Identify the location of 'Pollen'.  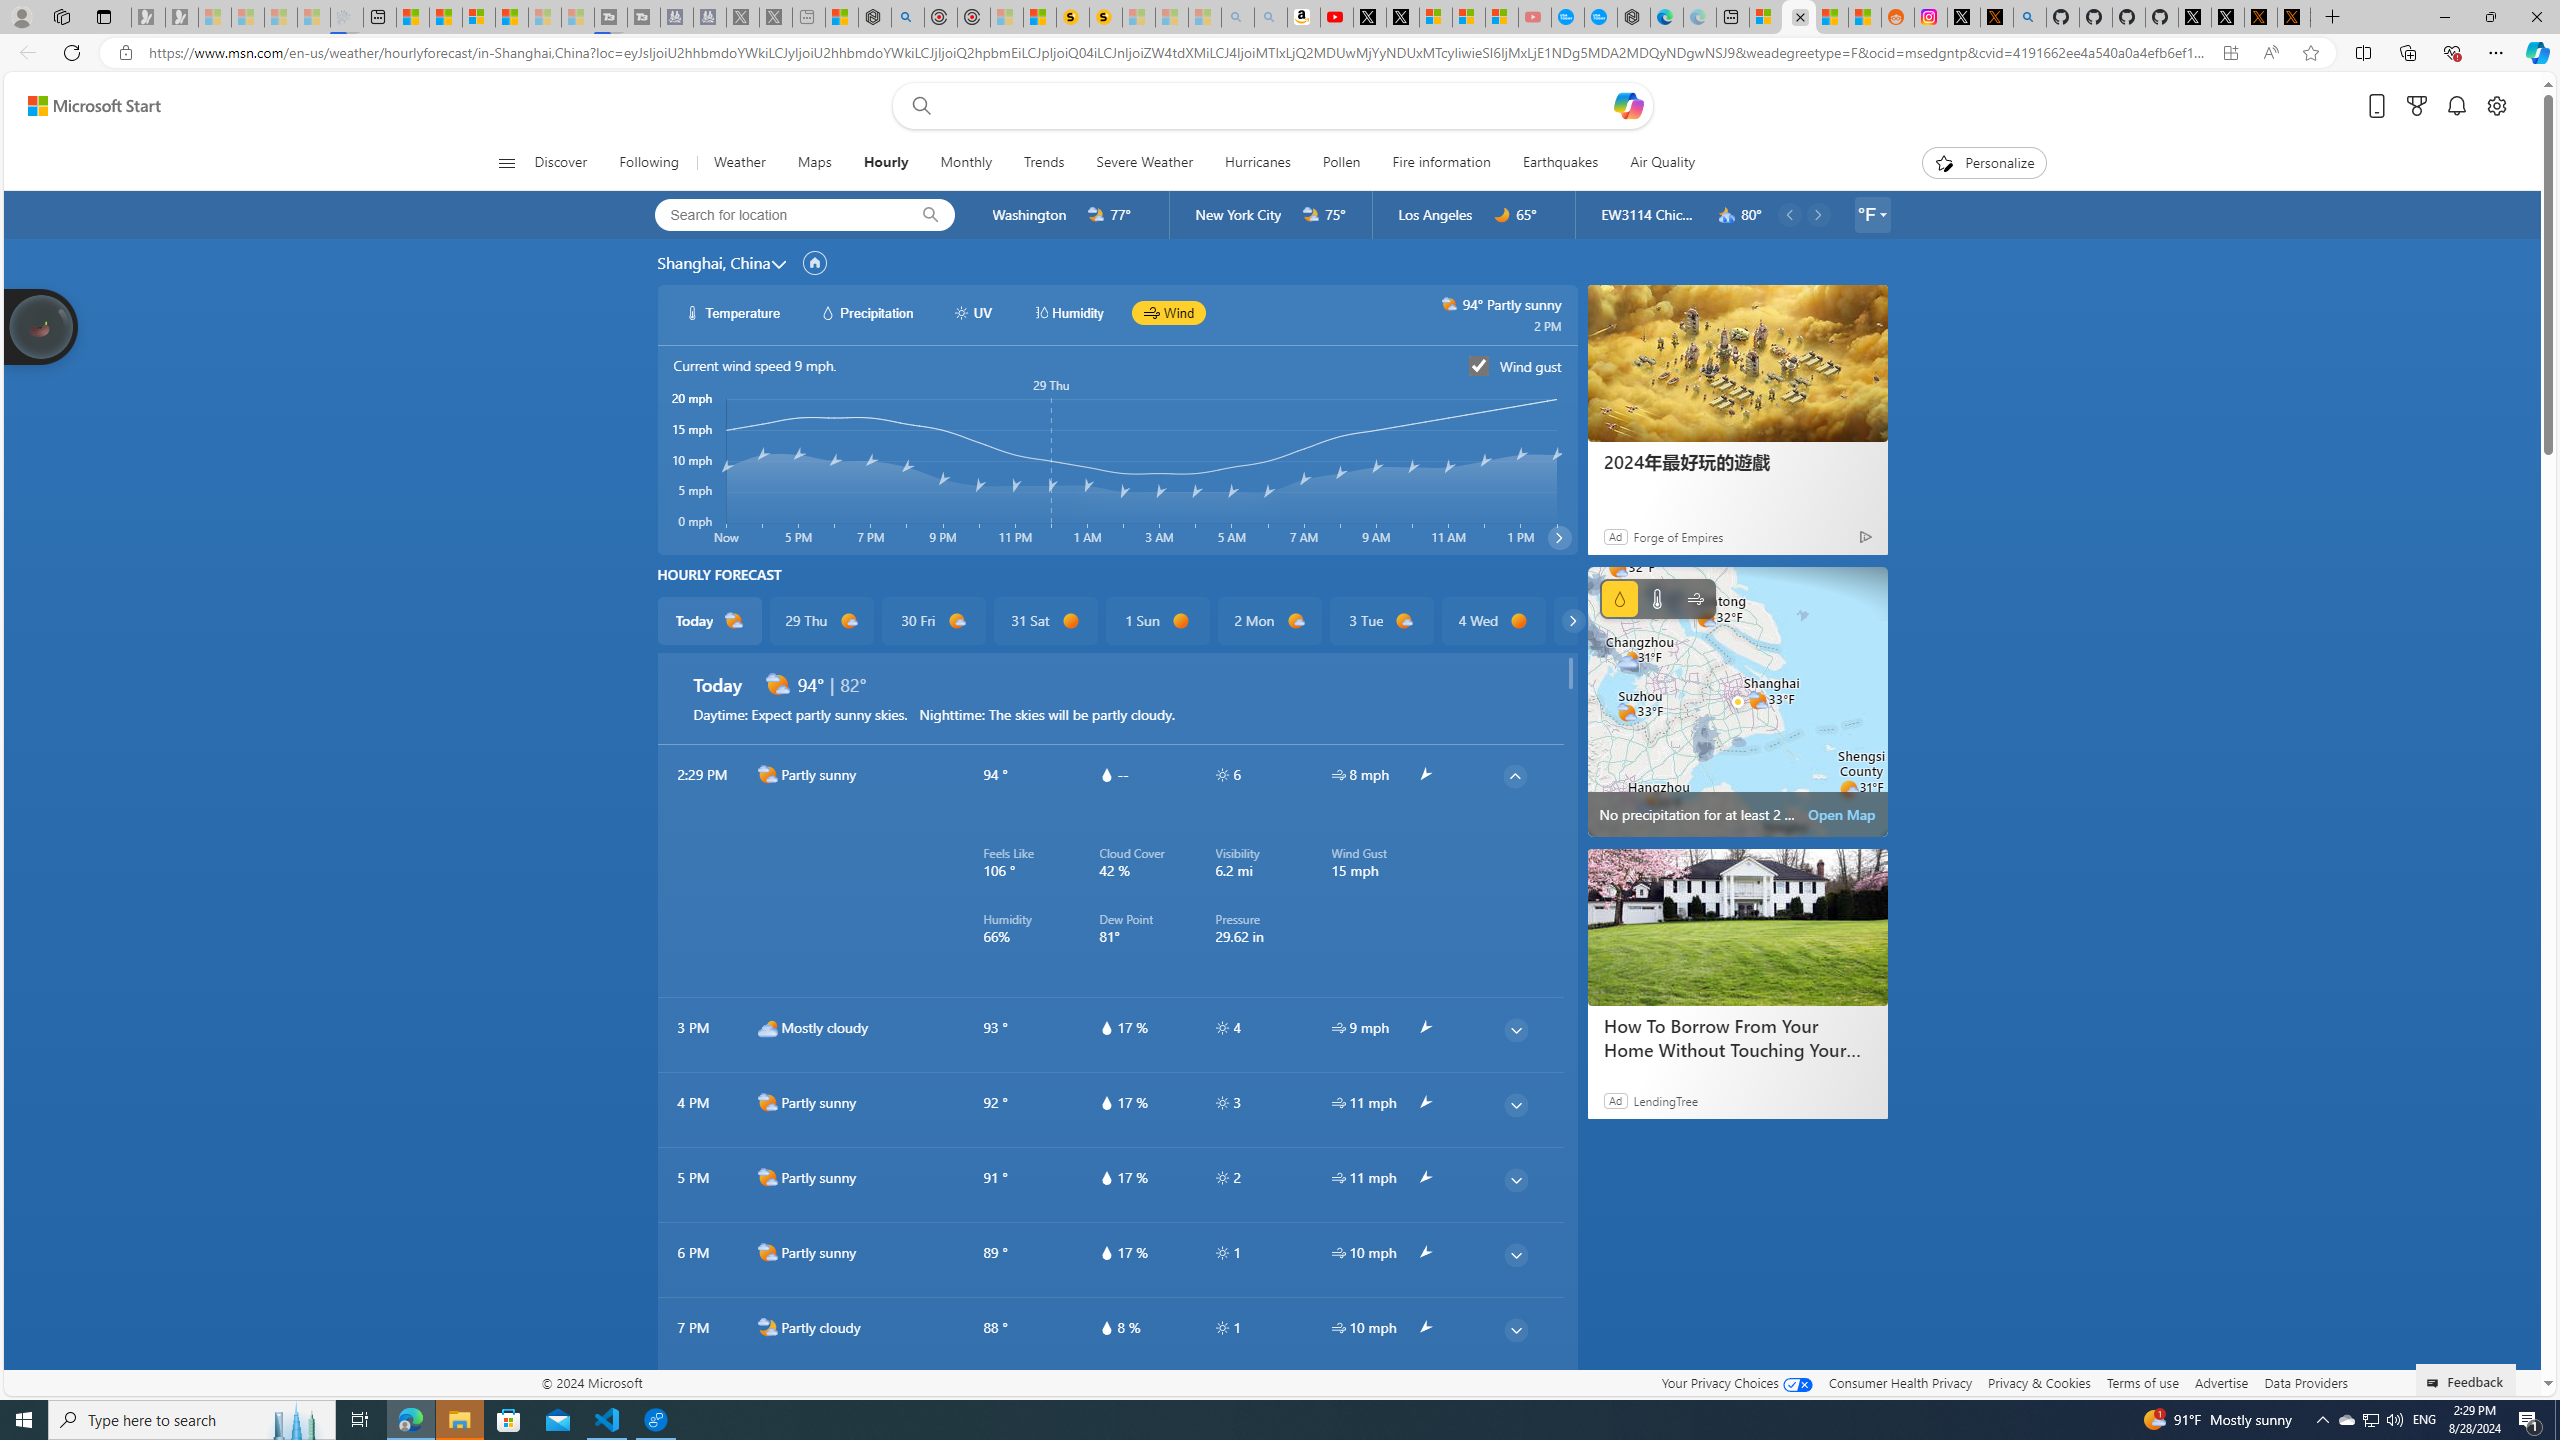
(1341, 162).